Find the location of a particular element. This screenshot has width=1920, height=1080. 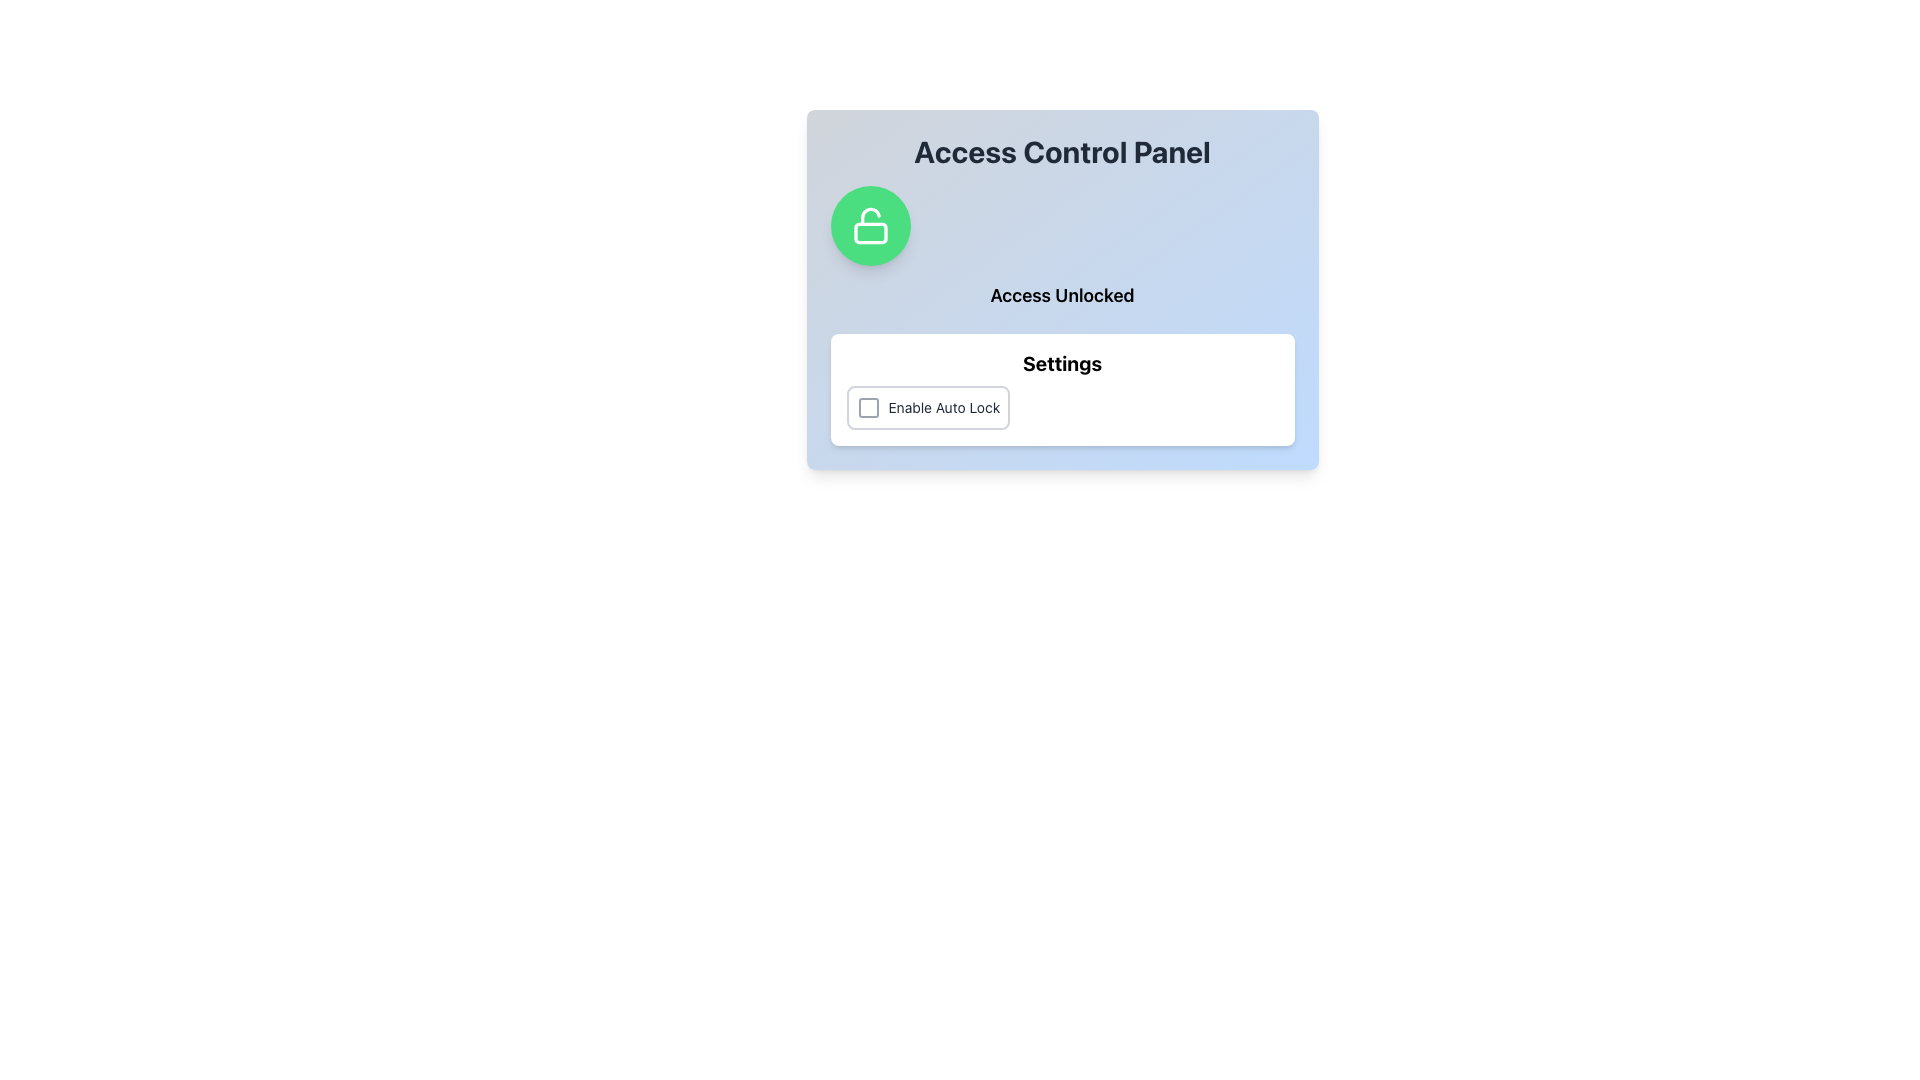

the 'Settings' text label, which is styled in bold and larger font, located at the top of a white rounded rectangle box is located at coordinates (1061, 363).